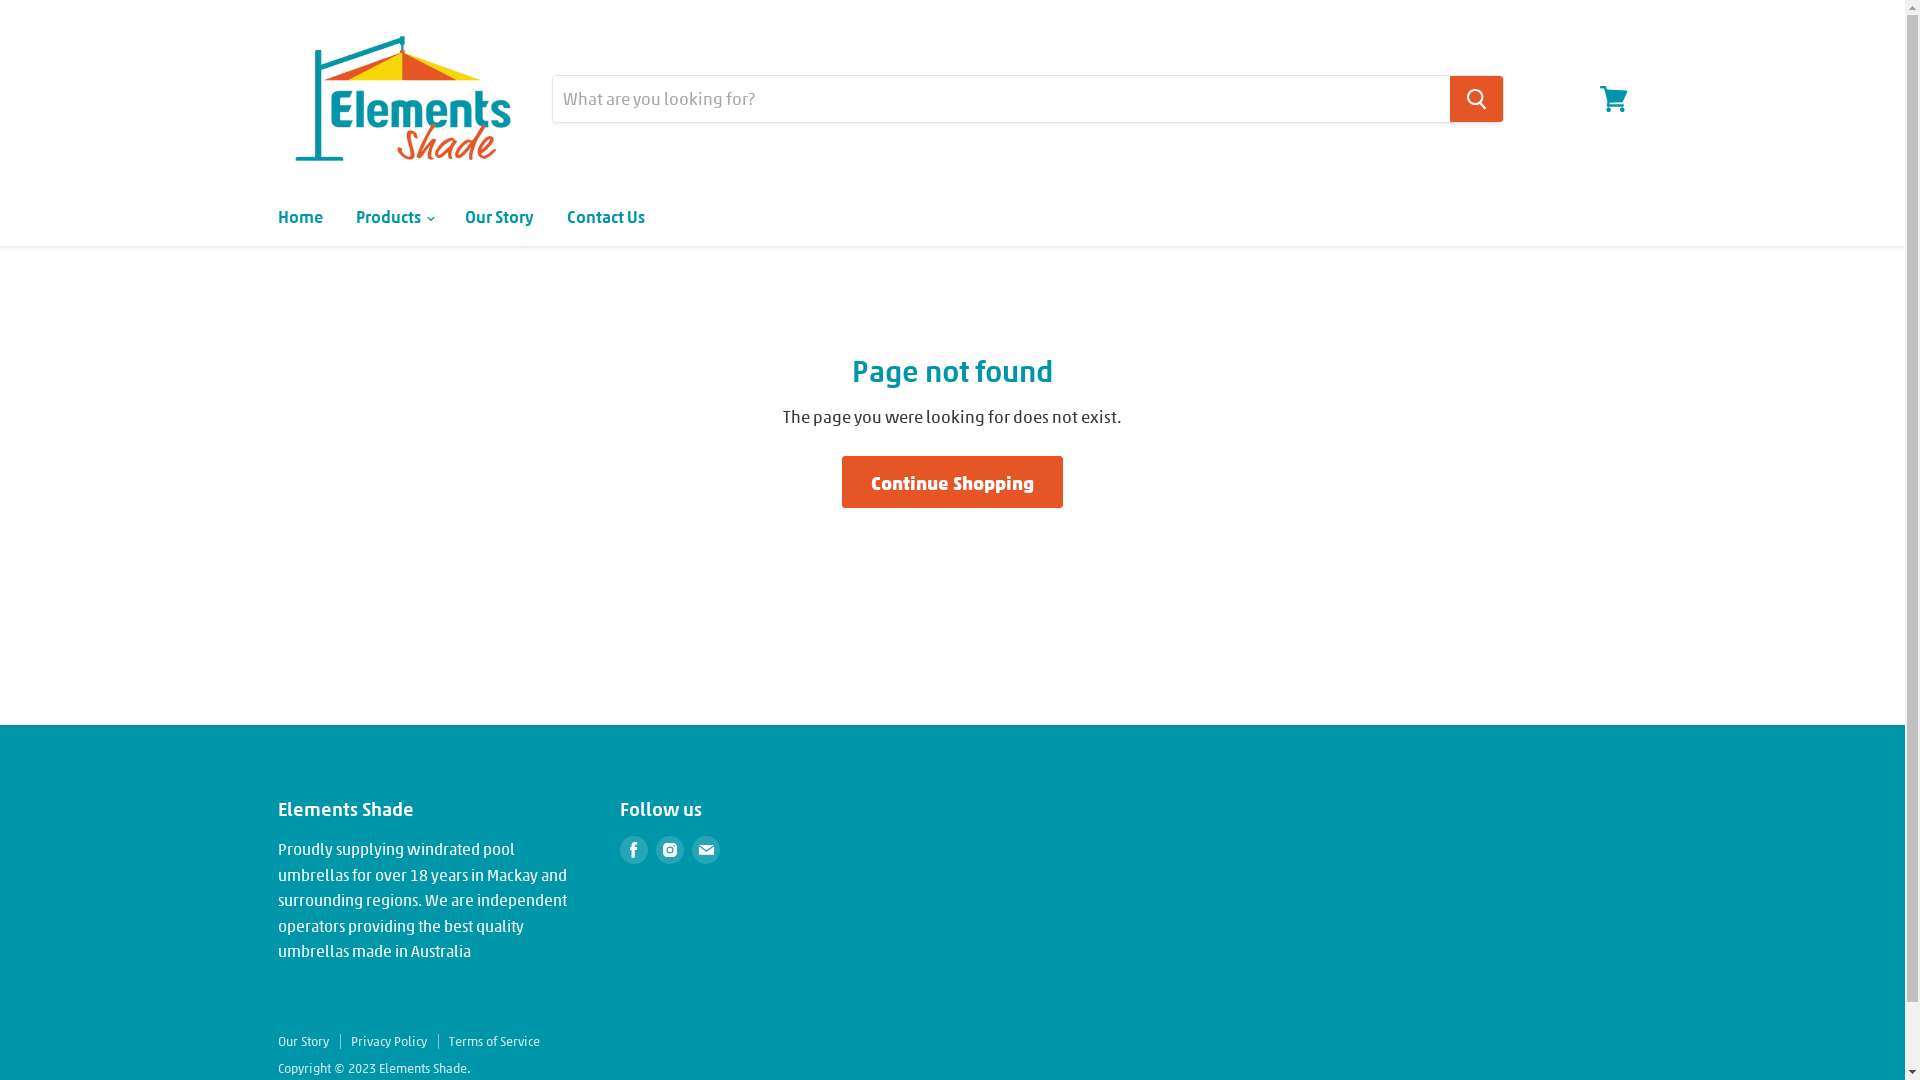 The image size is (1920, 1080). What do you see at coordinates (604, 216) in the screenshot?
I see `'Contact Us'` at bounding box center [604, 216].